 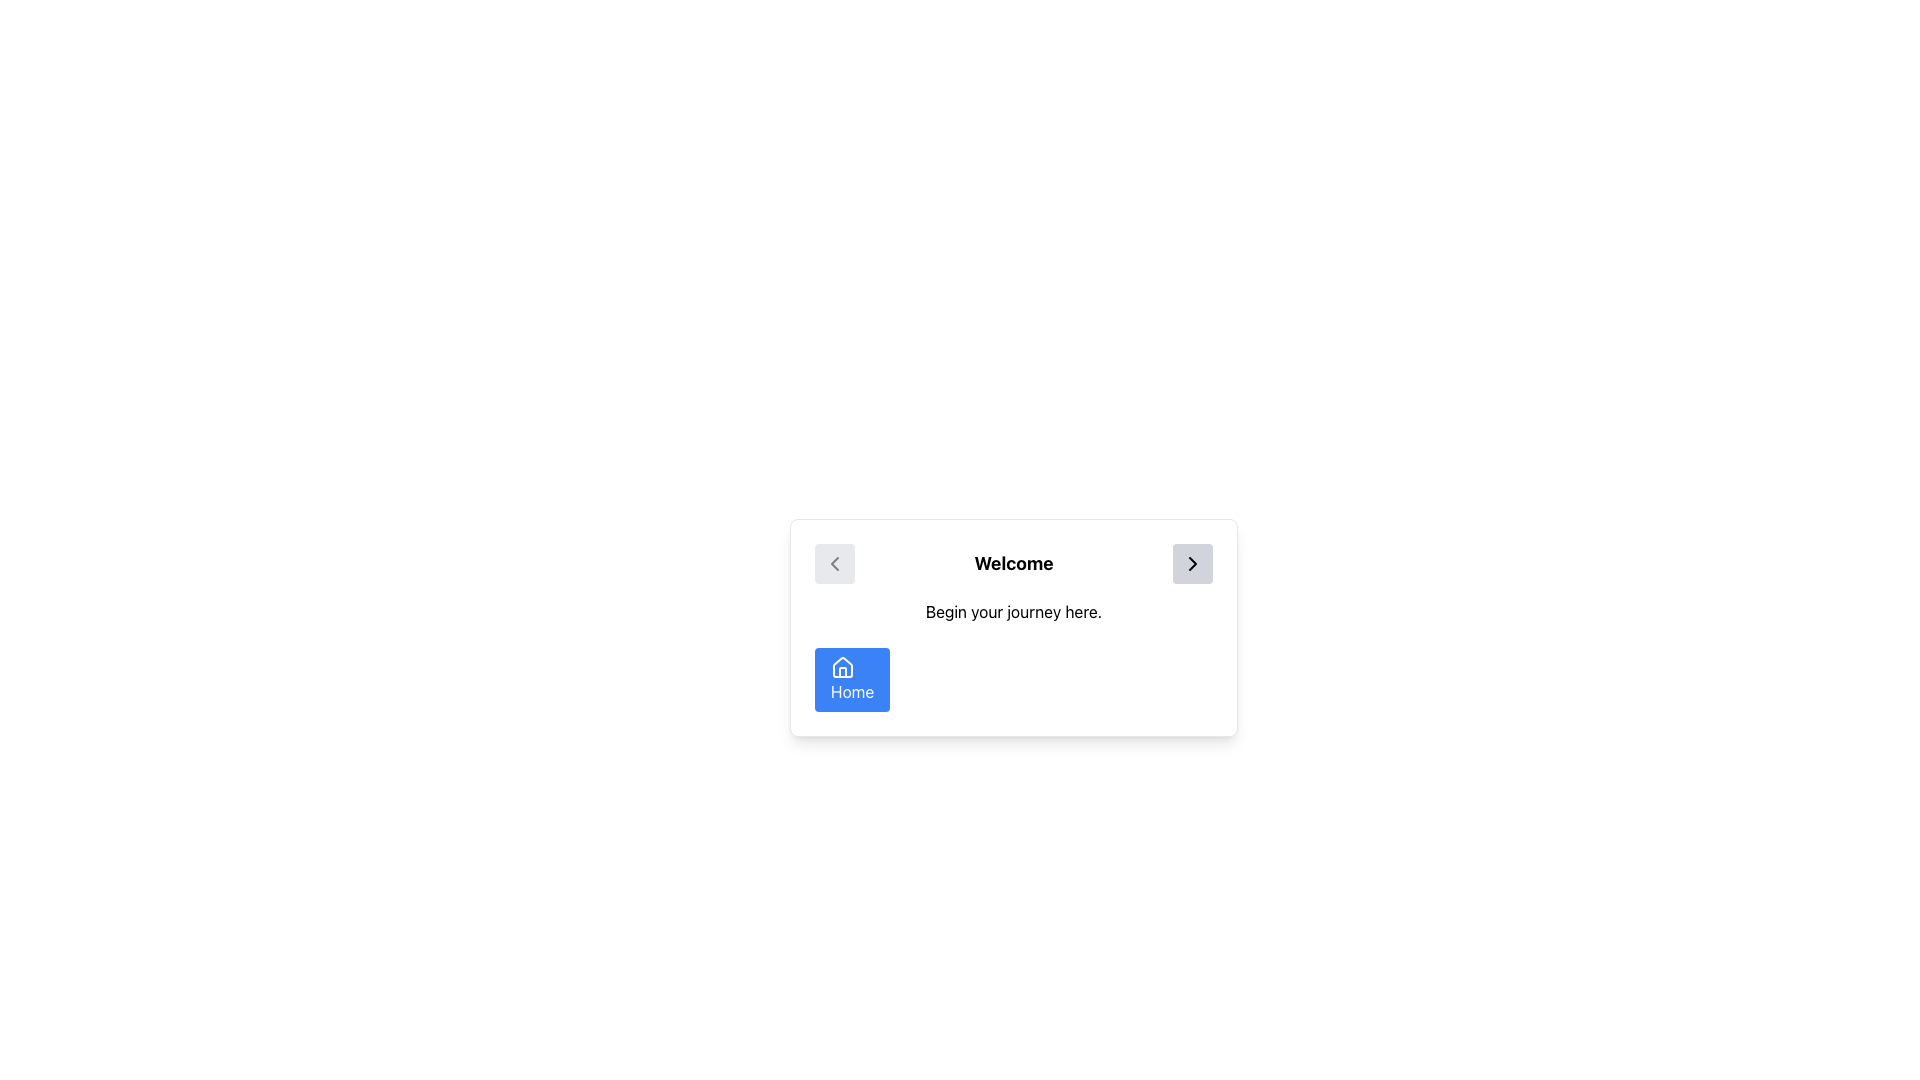 I want to click on the small rounded rectangular button with a grey background and a leftward-pointing chevron icon, so click(x=835, y=563).